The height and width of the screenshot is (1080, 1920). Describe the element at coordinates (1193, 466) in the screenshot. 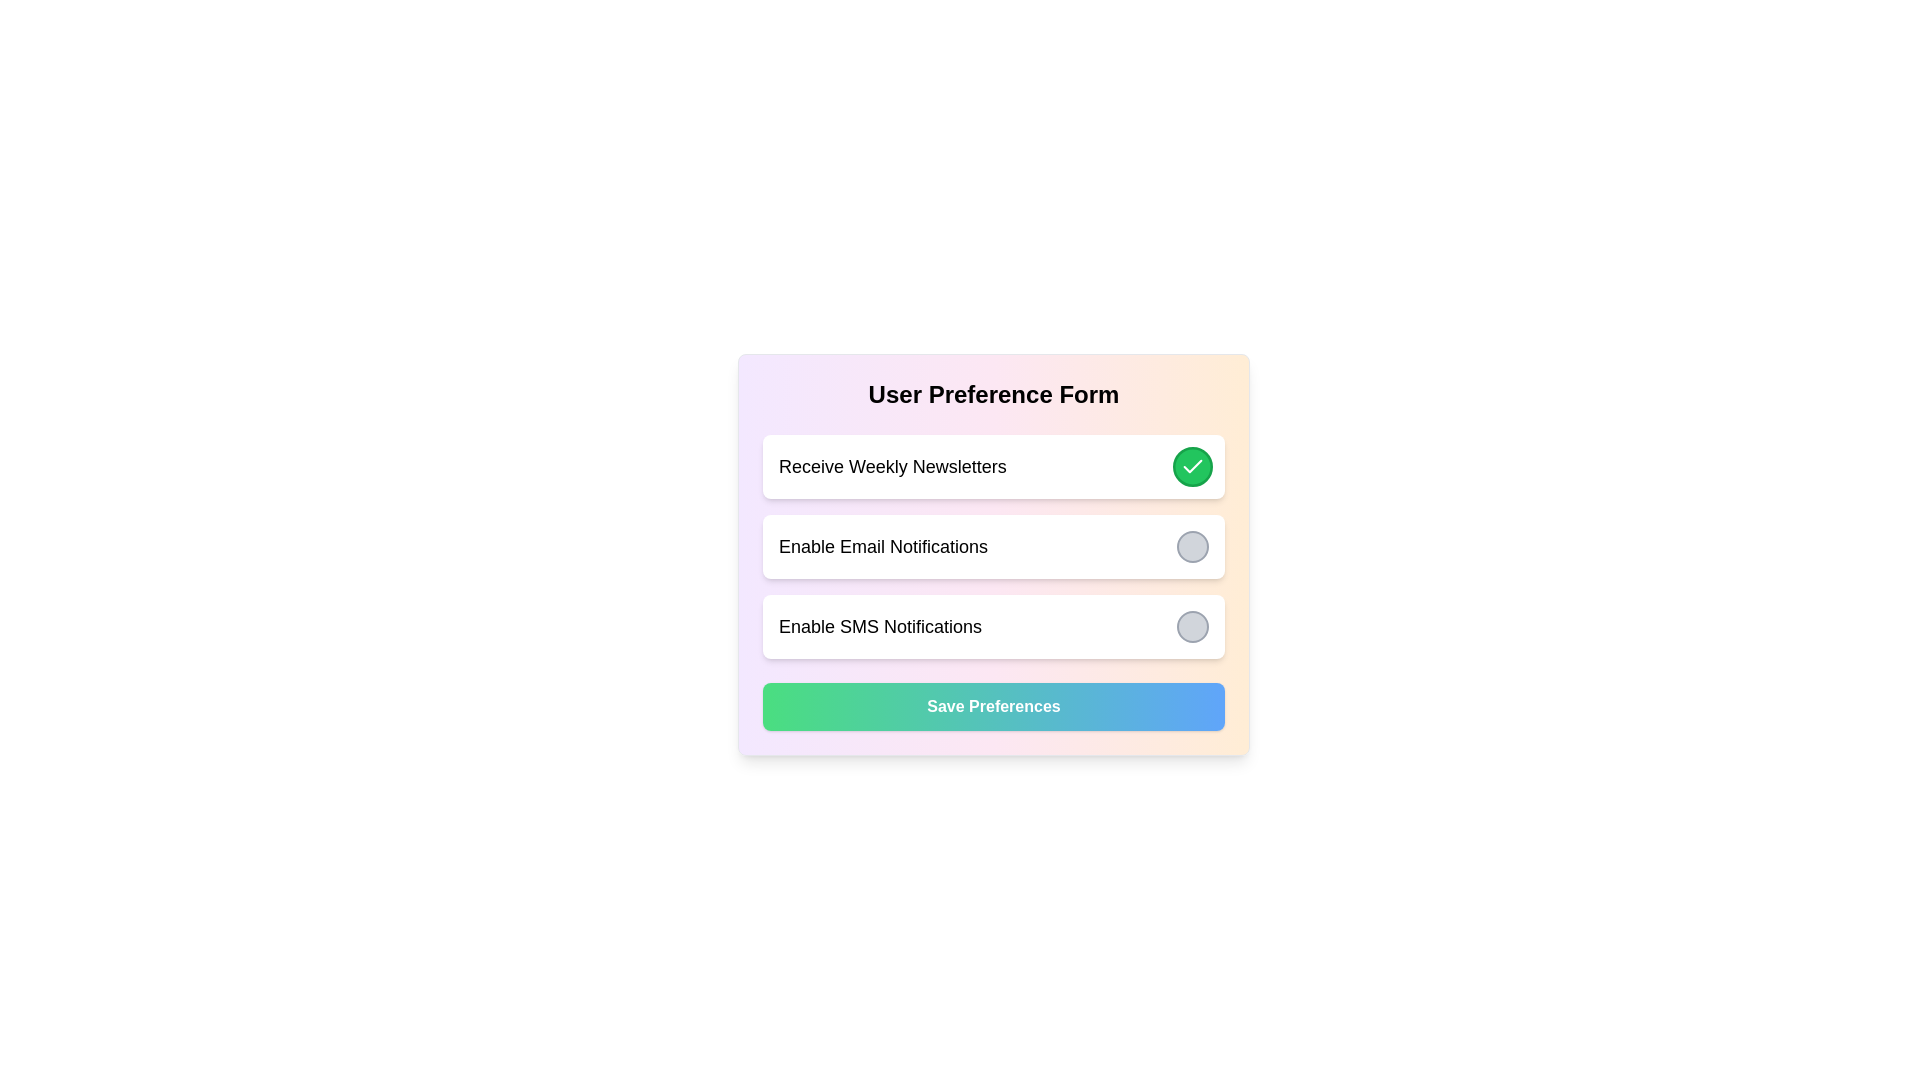

I see `the checkmark icon representing confirmation for the 'Receive Weekly Newsletters' option within the toggle switch UI component` at that location.